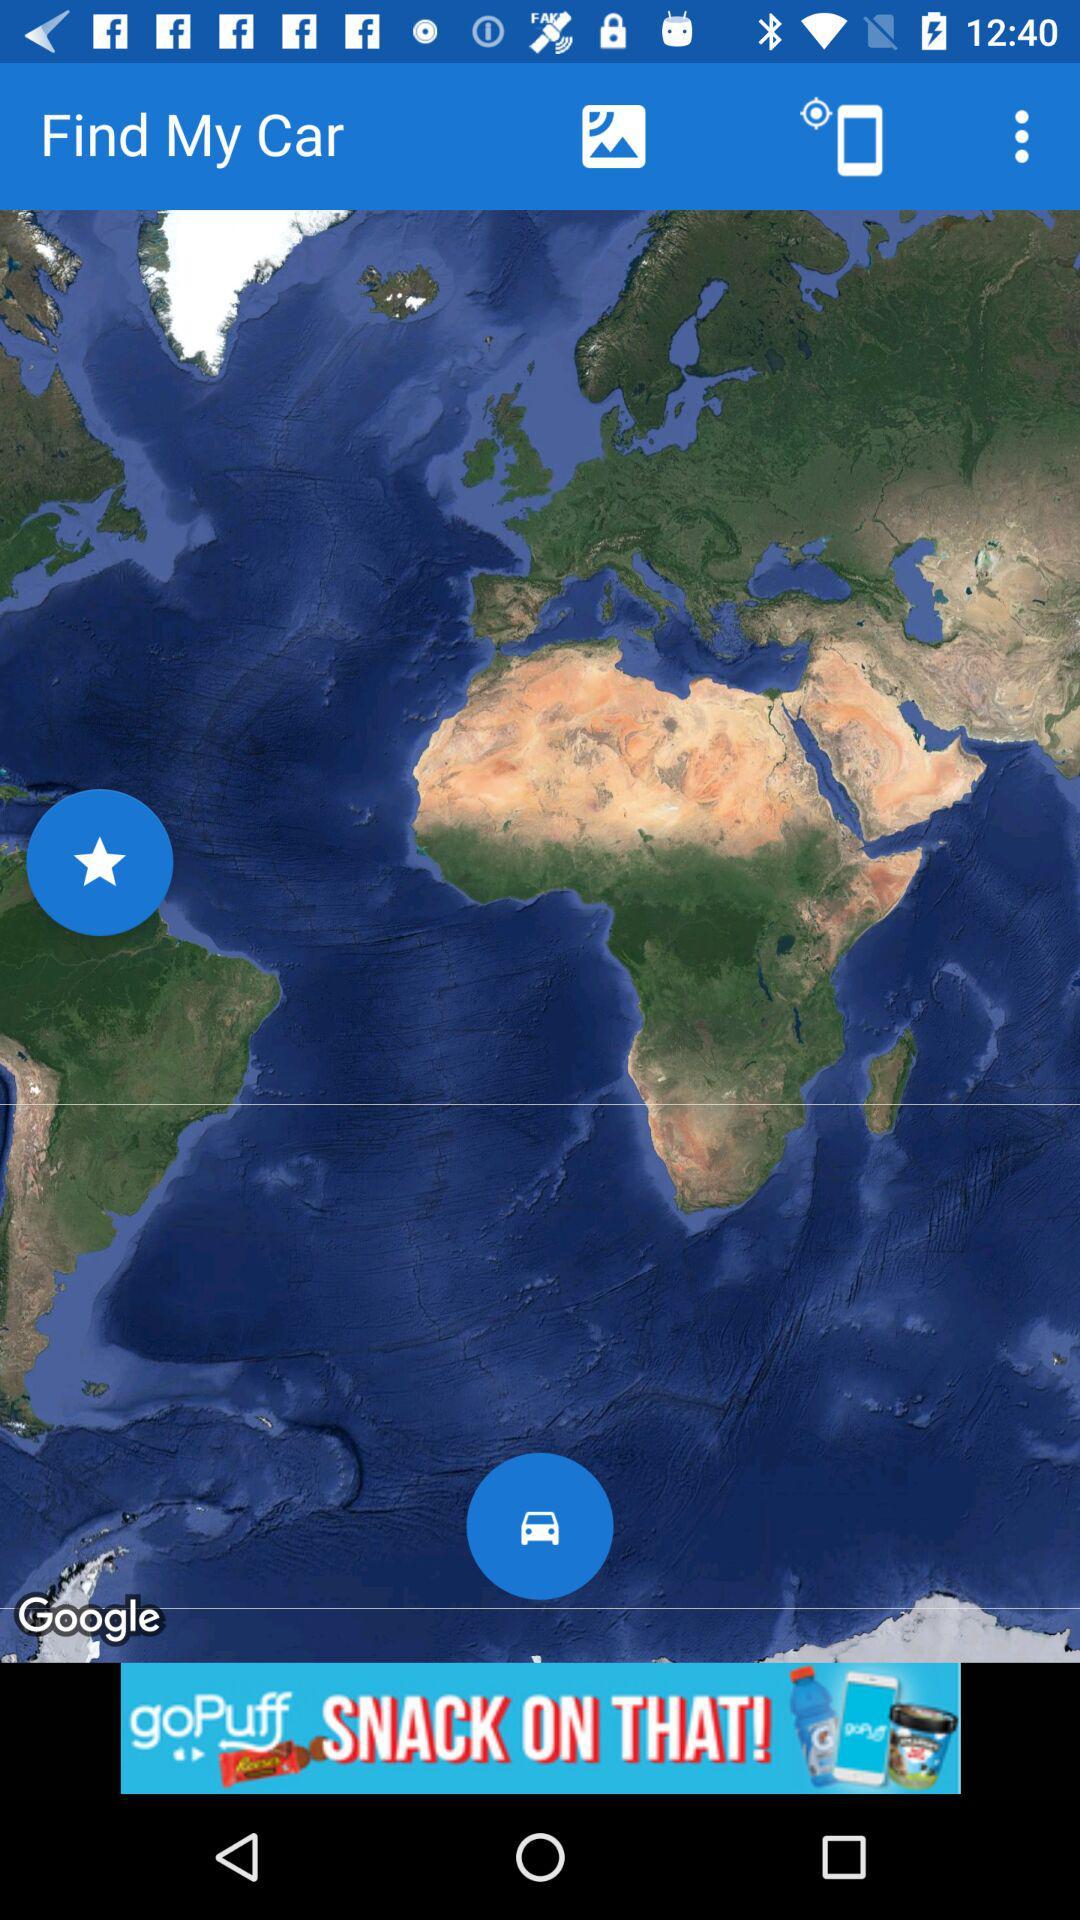 This screenshot has height=1920, width=1080. Describe the element at coordinates (540, 1727) in the screenshot. I see `advertisement` at that location.